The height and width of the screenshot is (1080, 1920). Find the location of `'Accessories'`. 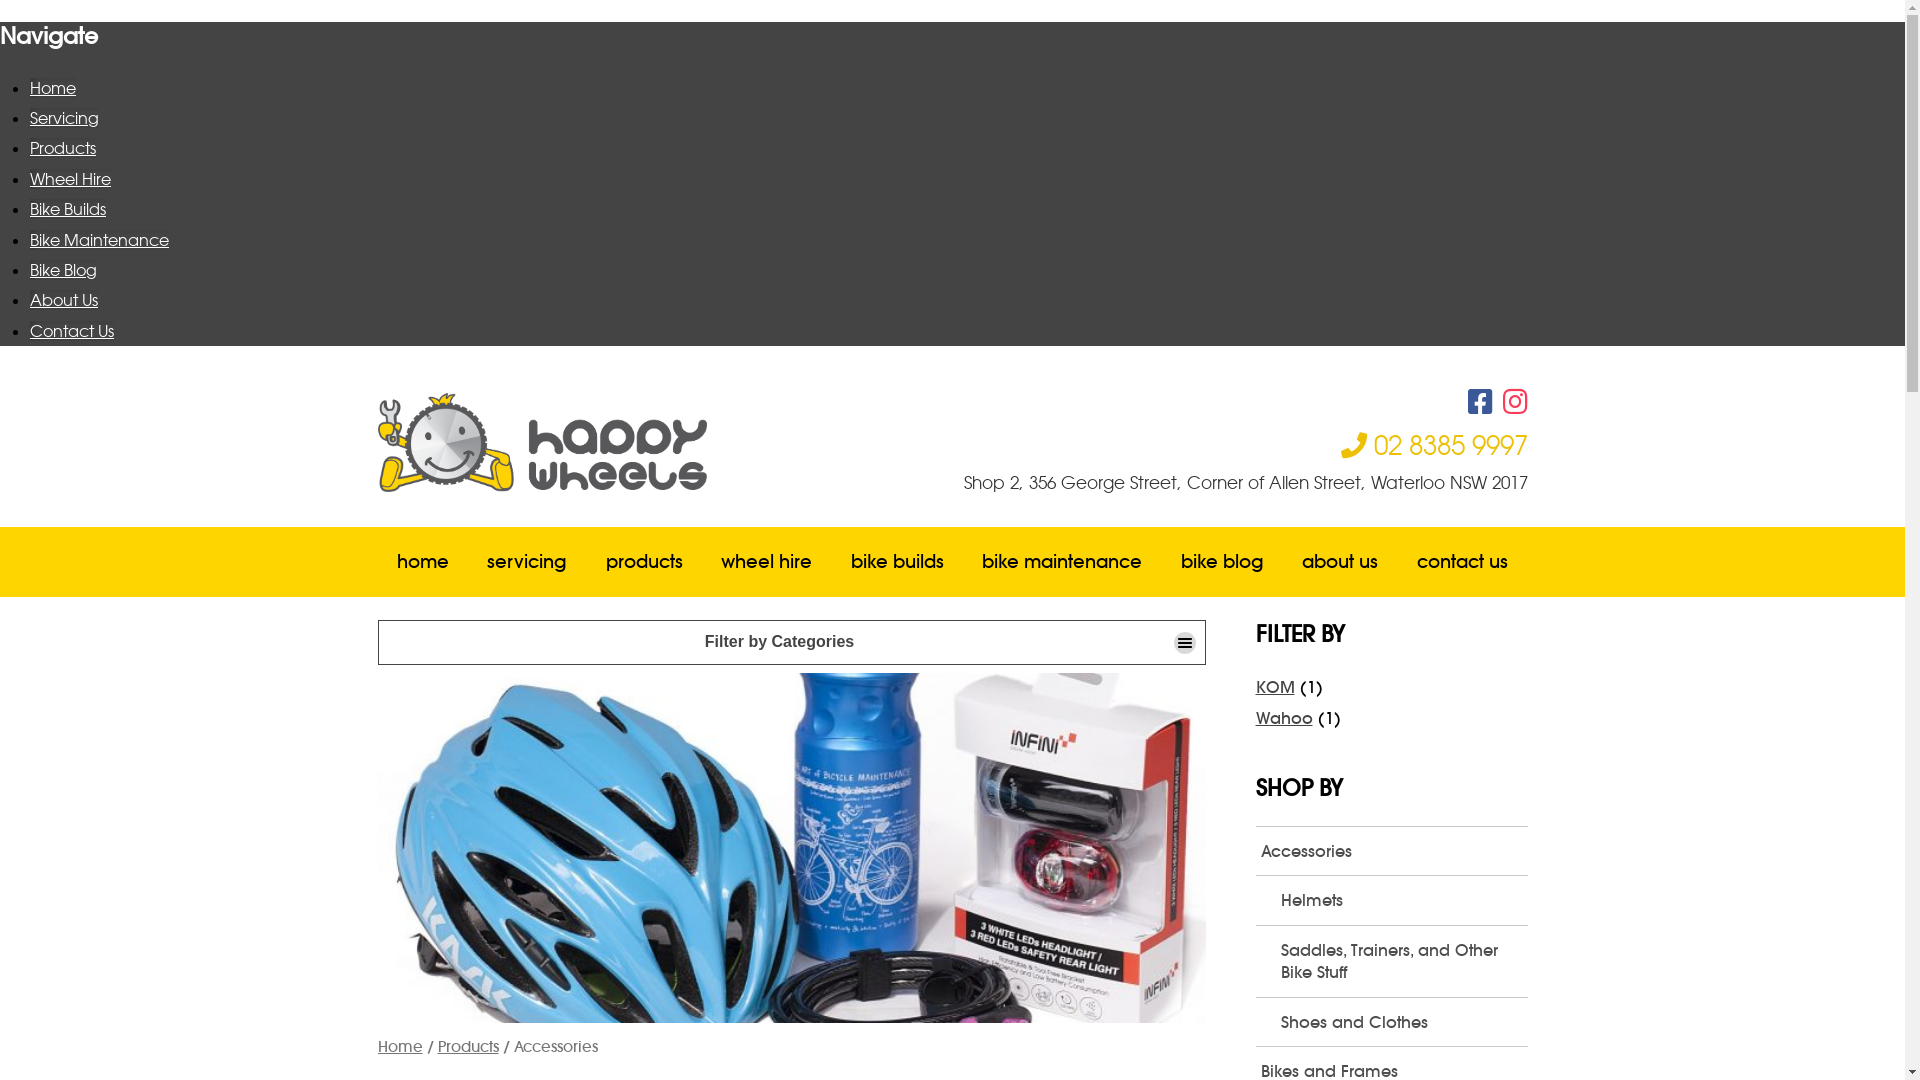

'Accessories' is located at coordinates (1391, 851).